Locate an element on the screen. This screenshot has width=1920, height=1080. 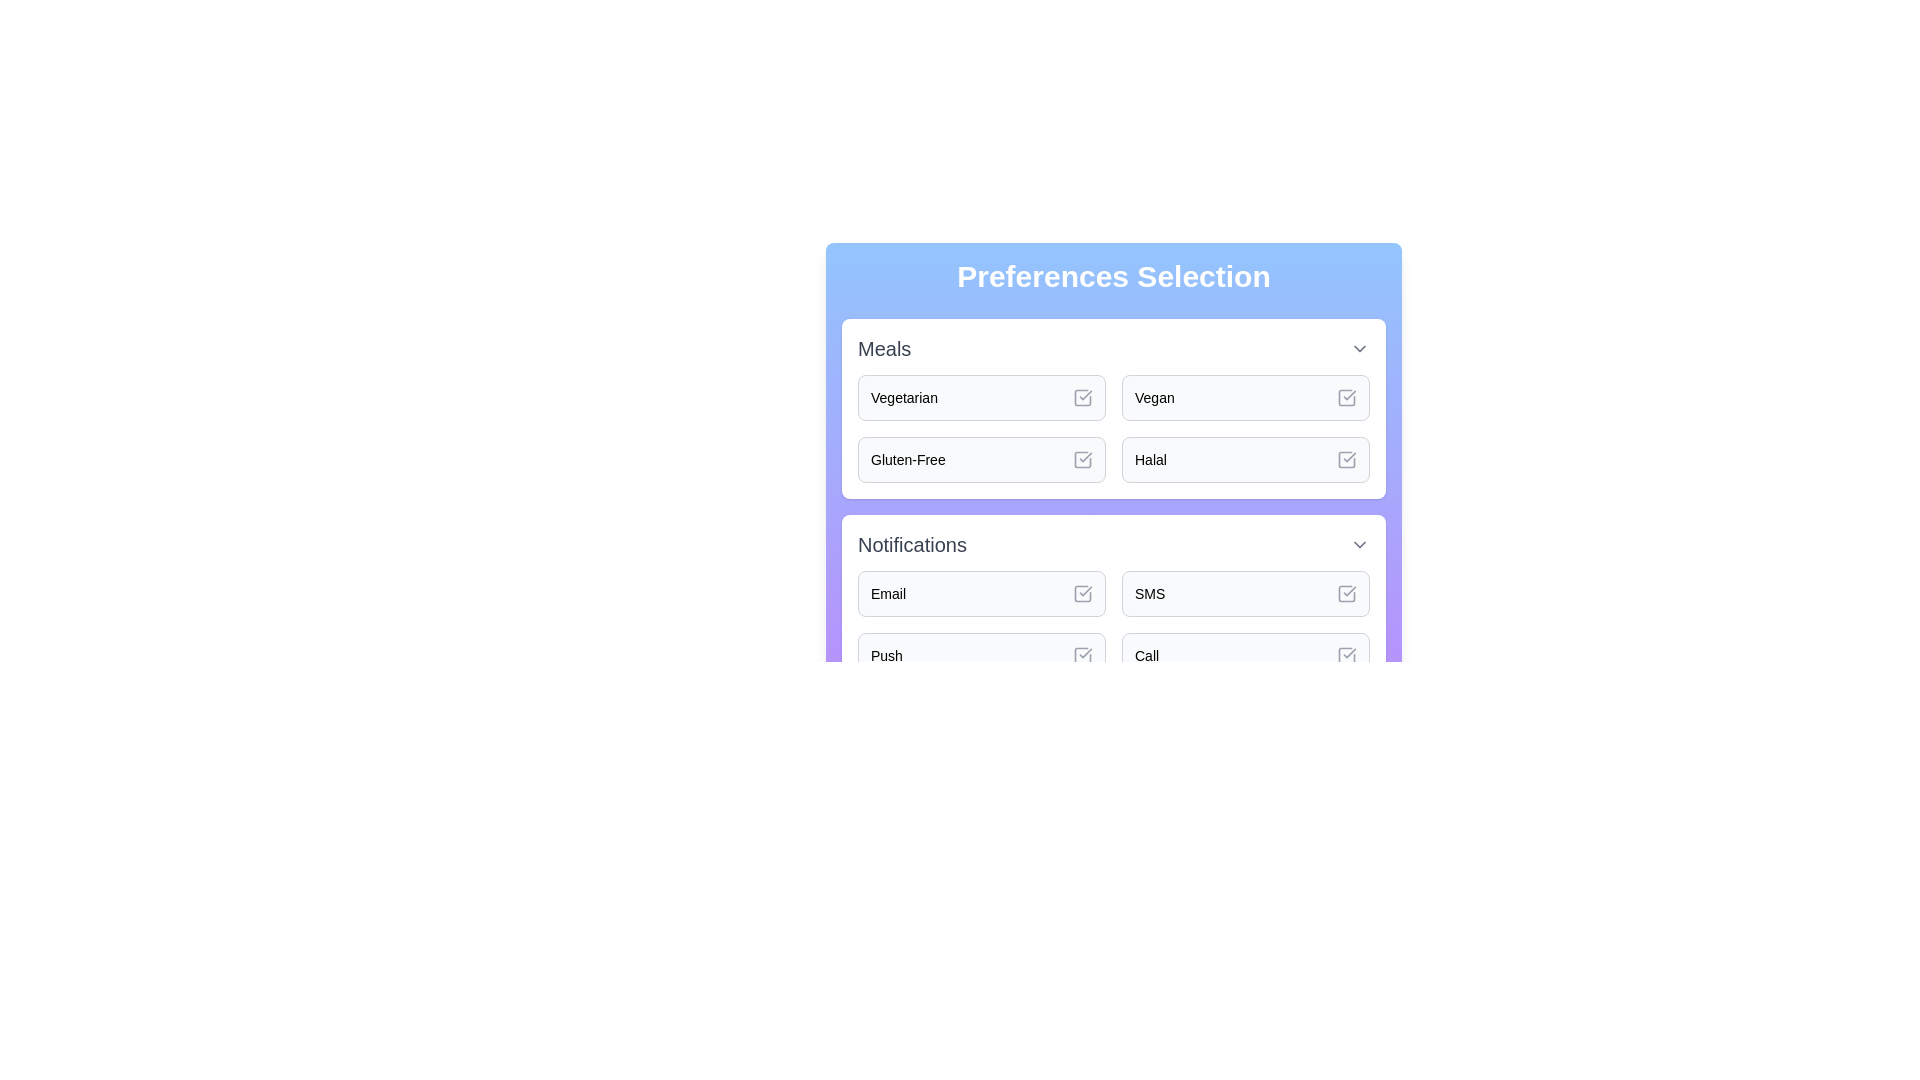
the 'Vegan' selectable option button is located at coordinates (1245, 397).